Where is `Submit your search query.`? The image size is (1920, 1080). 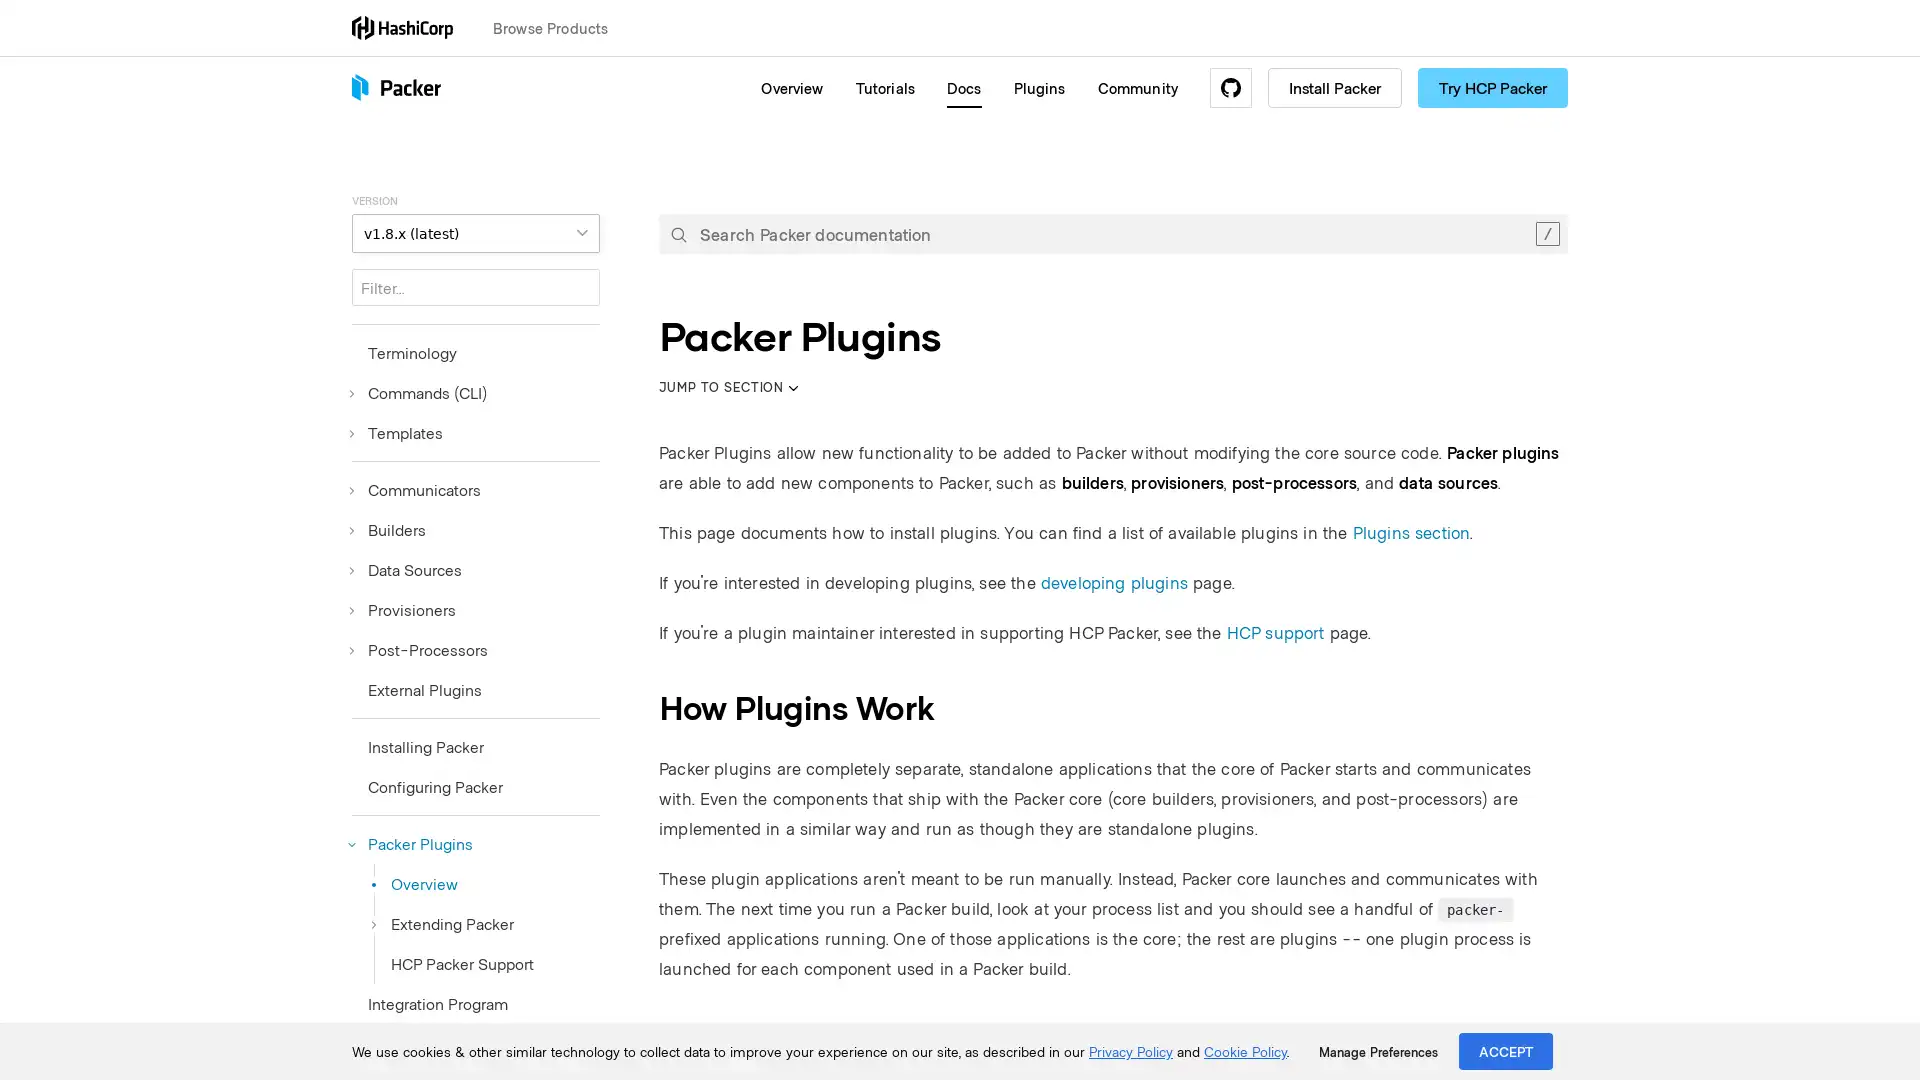 Submit your search query. is located at coordinates (678, 233).